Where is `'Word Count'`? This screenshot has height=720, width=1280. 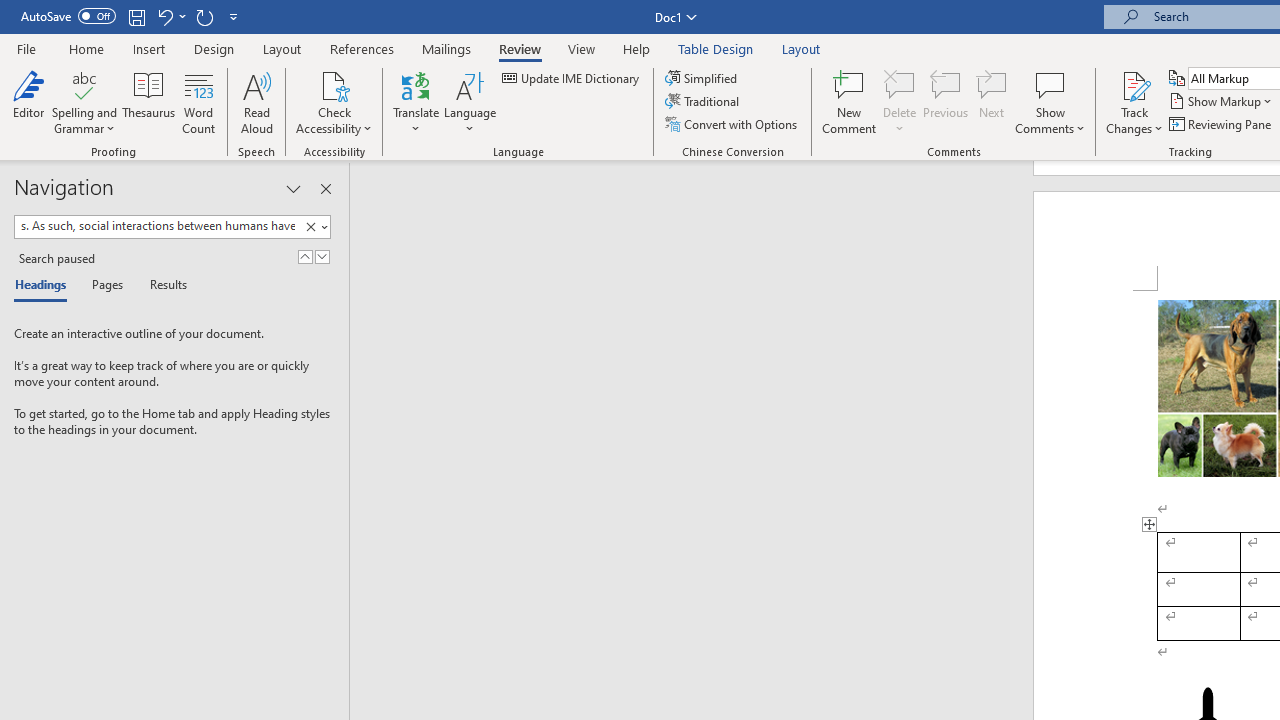 'Word Count' is located at coordinates (199, 103).